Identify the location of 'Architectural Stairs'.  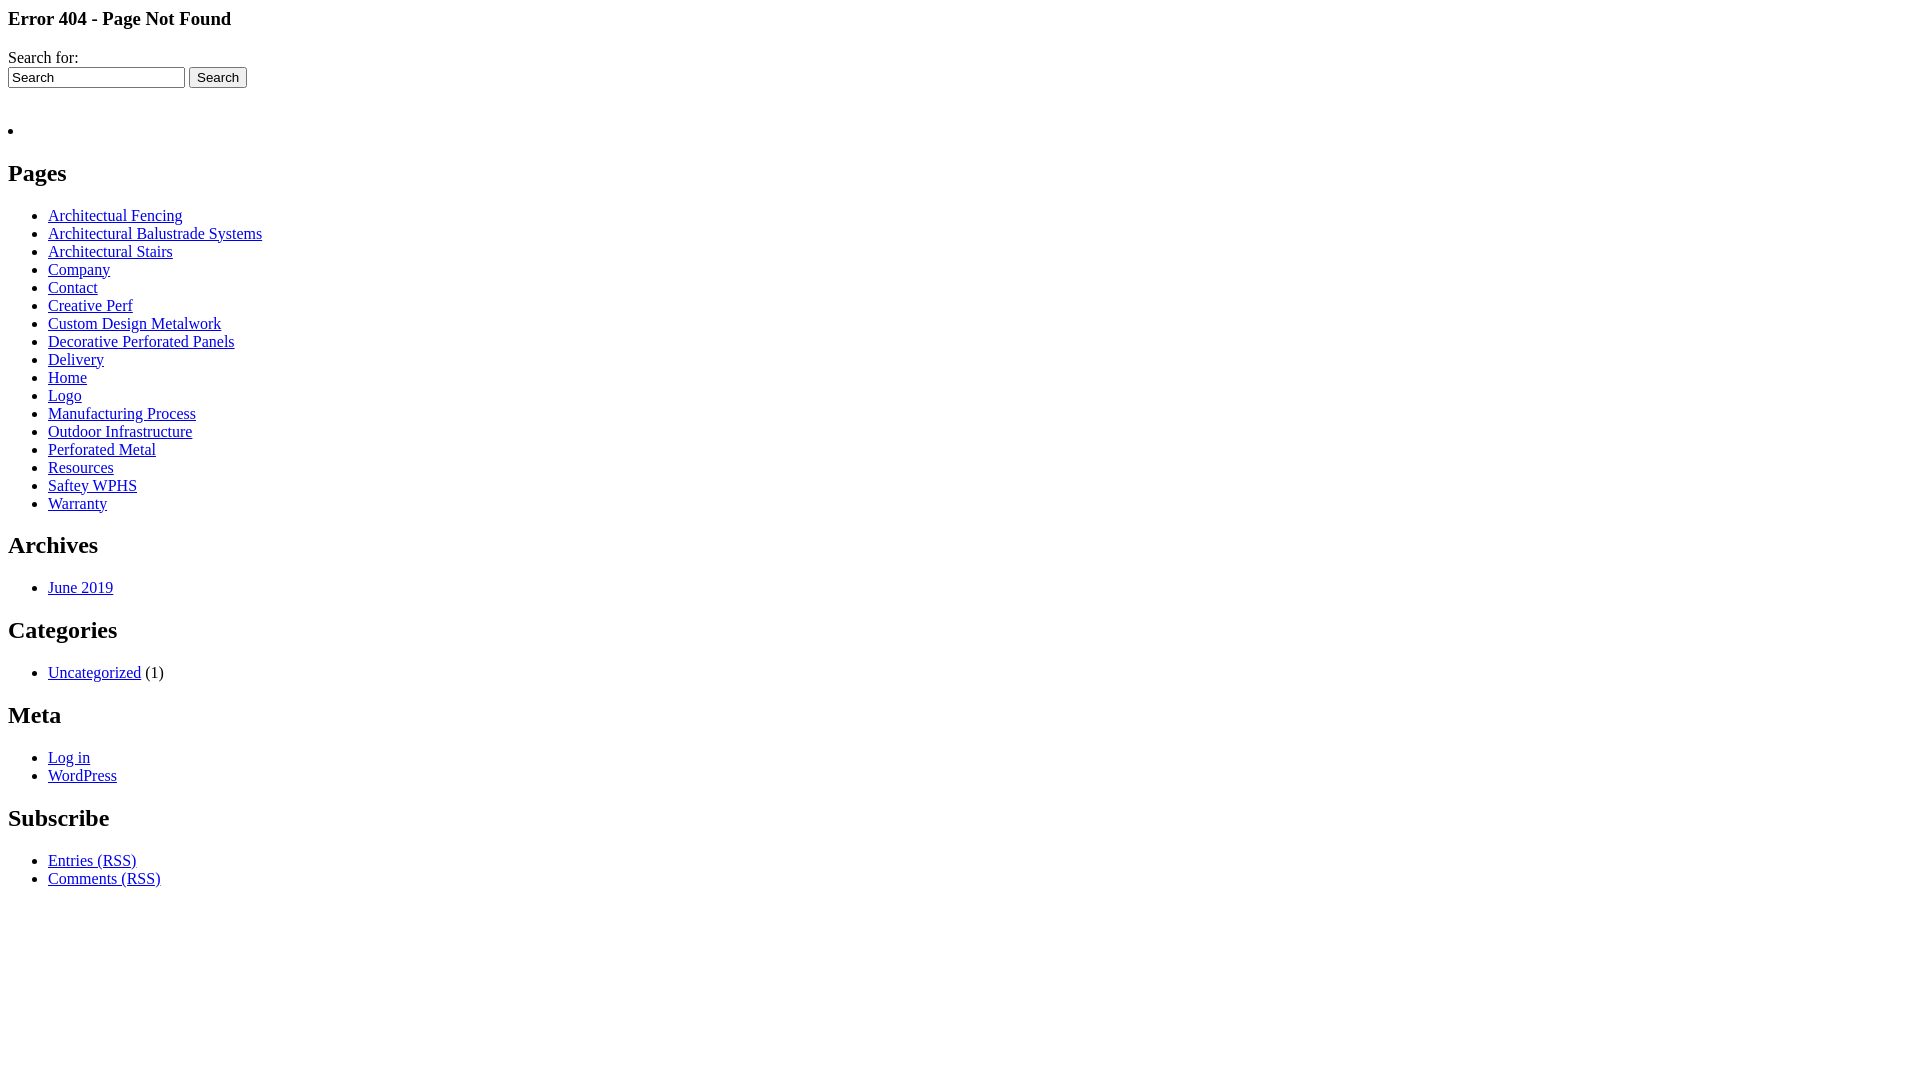
(109, 250).